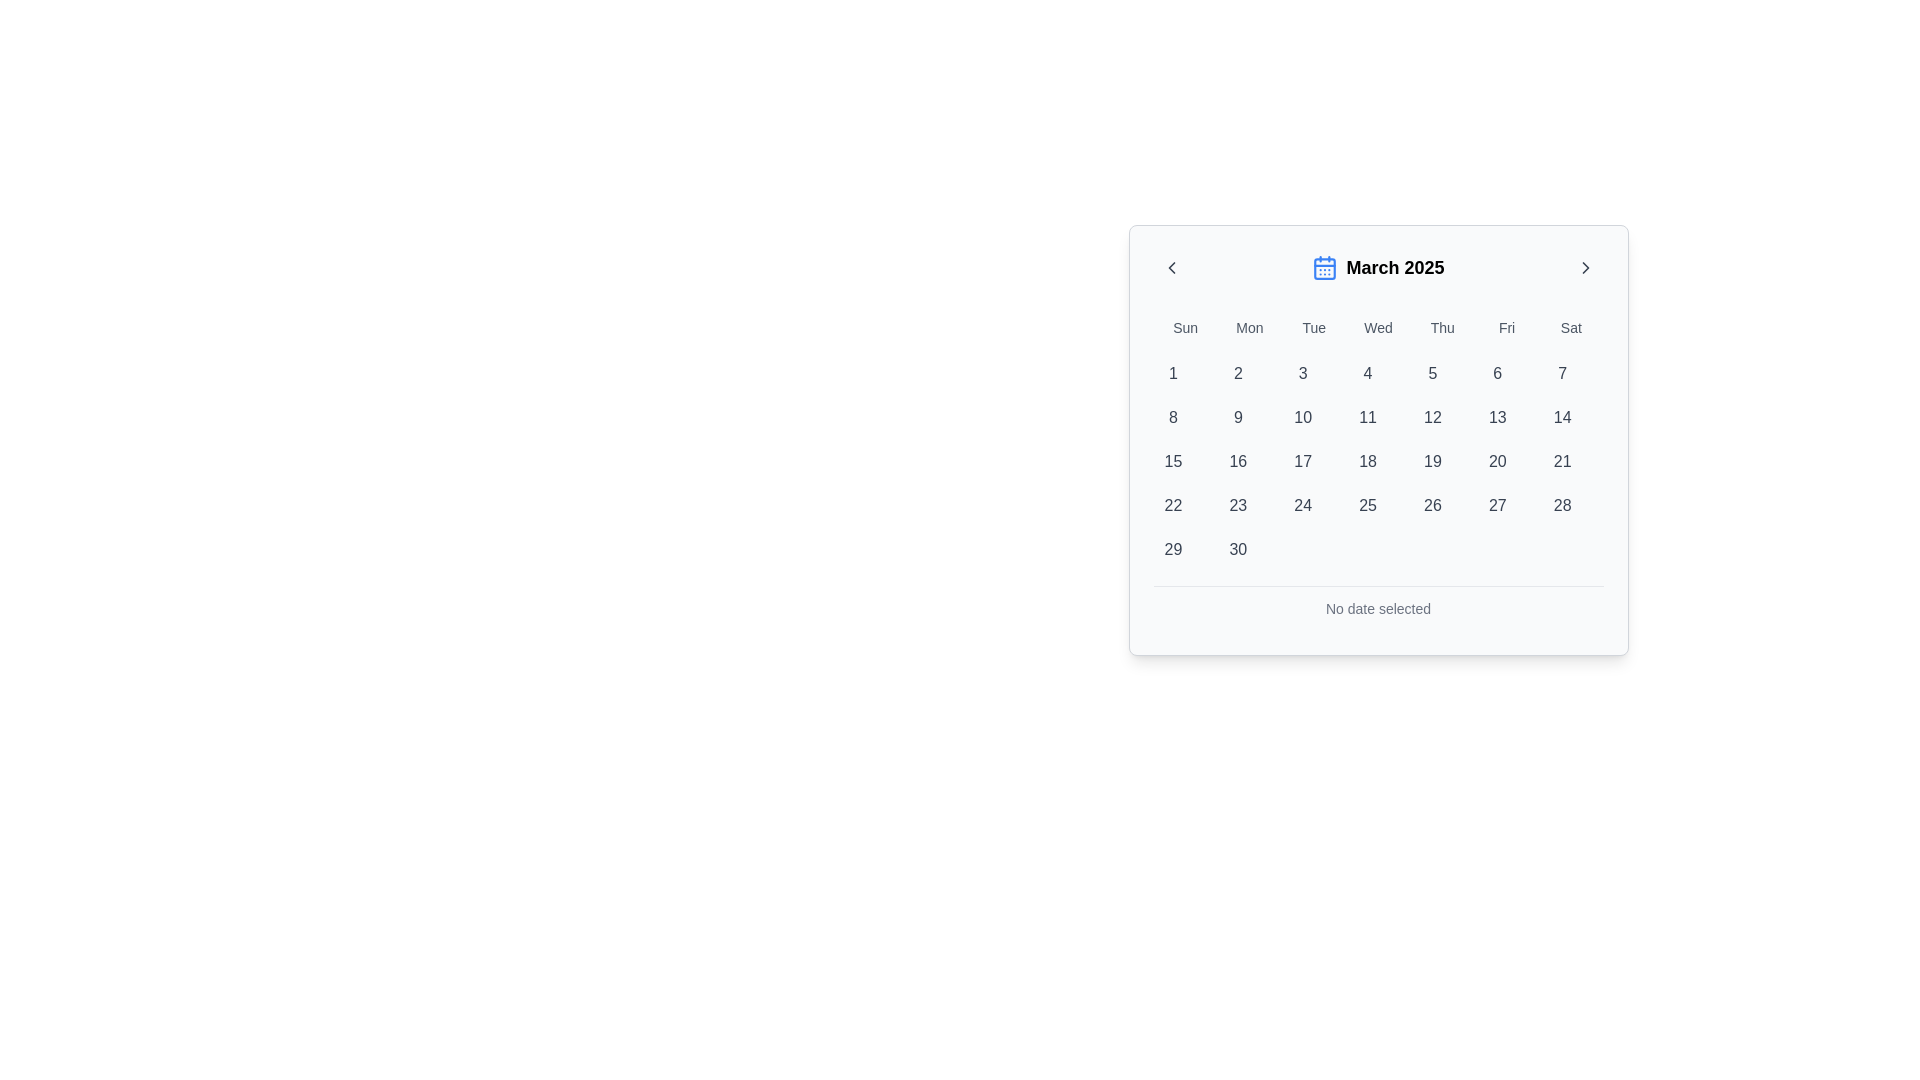 The height and width of the screenshot is (1080, 1920). I want to click on the button representing the 14th day in the calendar view, so click(1561, 416).